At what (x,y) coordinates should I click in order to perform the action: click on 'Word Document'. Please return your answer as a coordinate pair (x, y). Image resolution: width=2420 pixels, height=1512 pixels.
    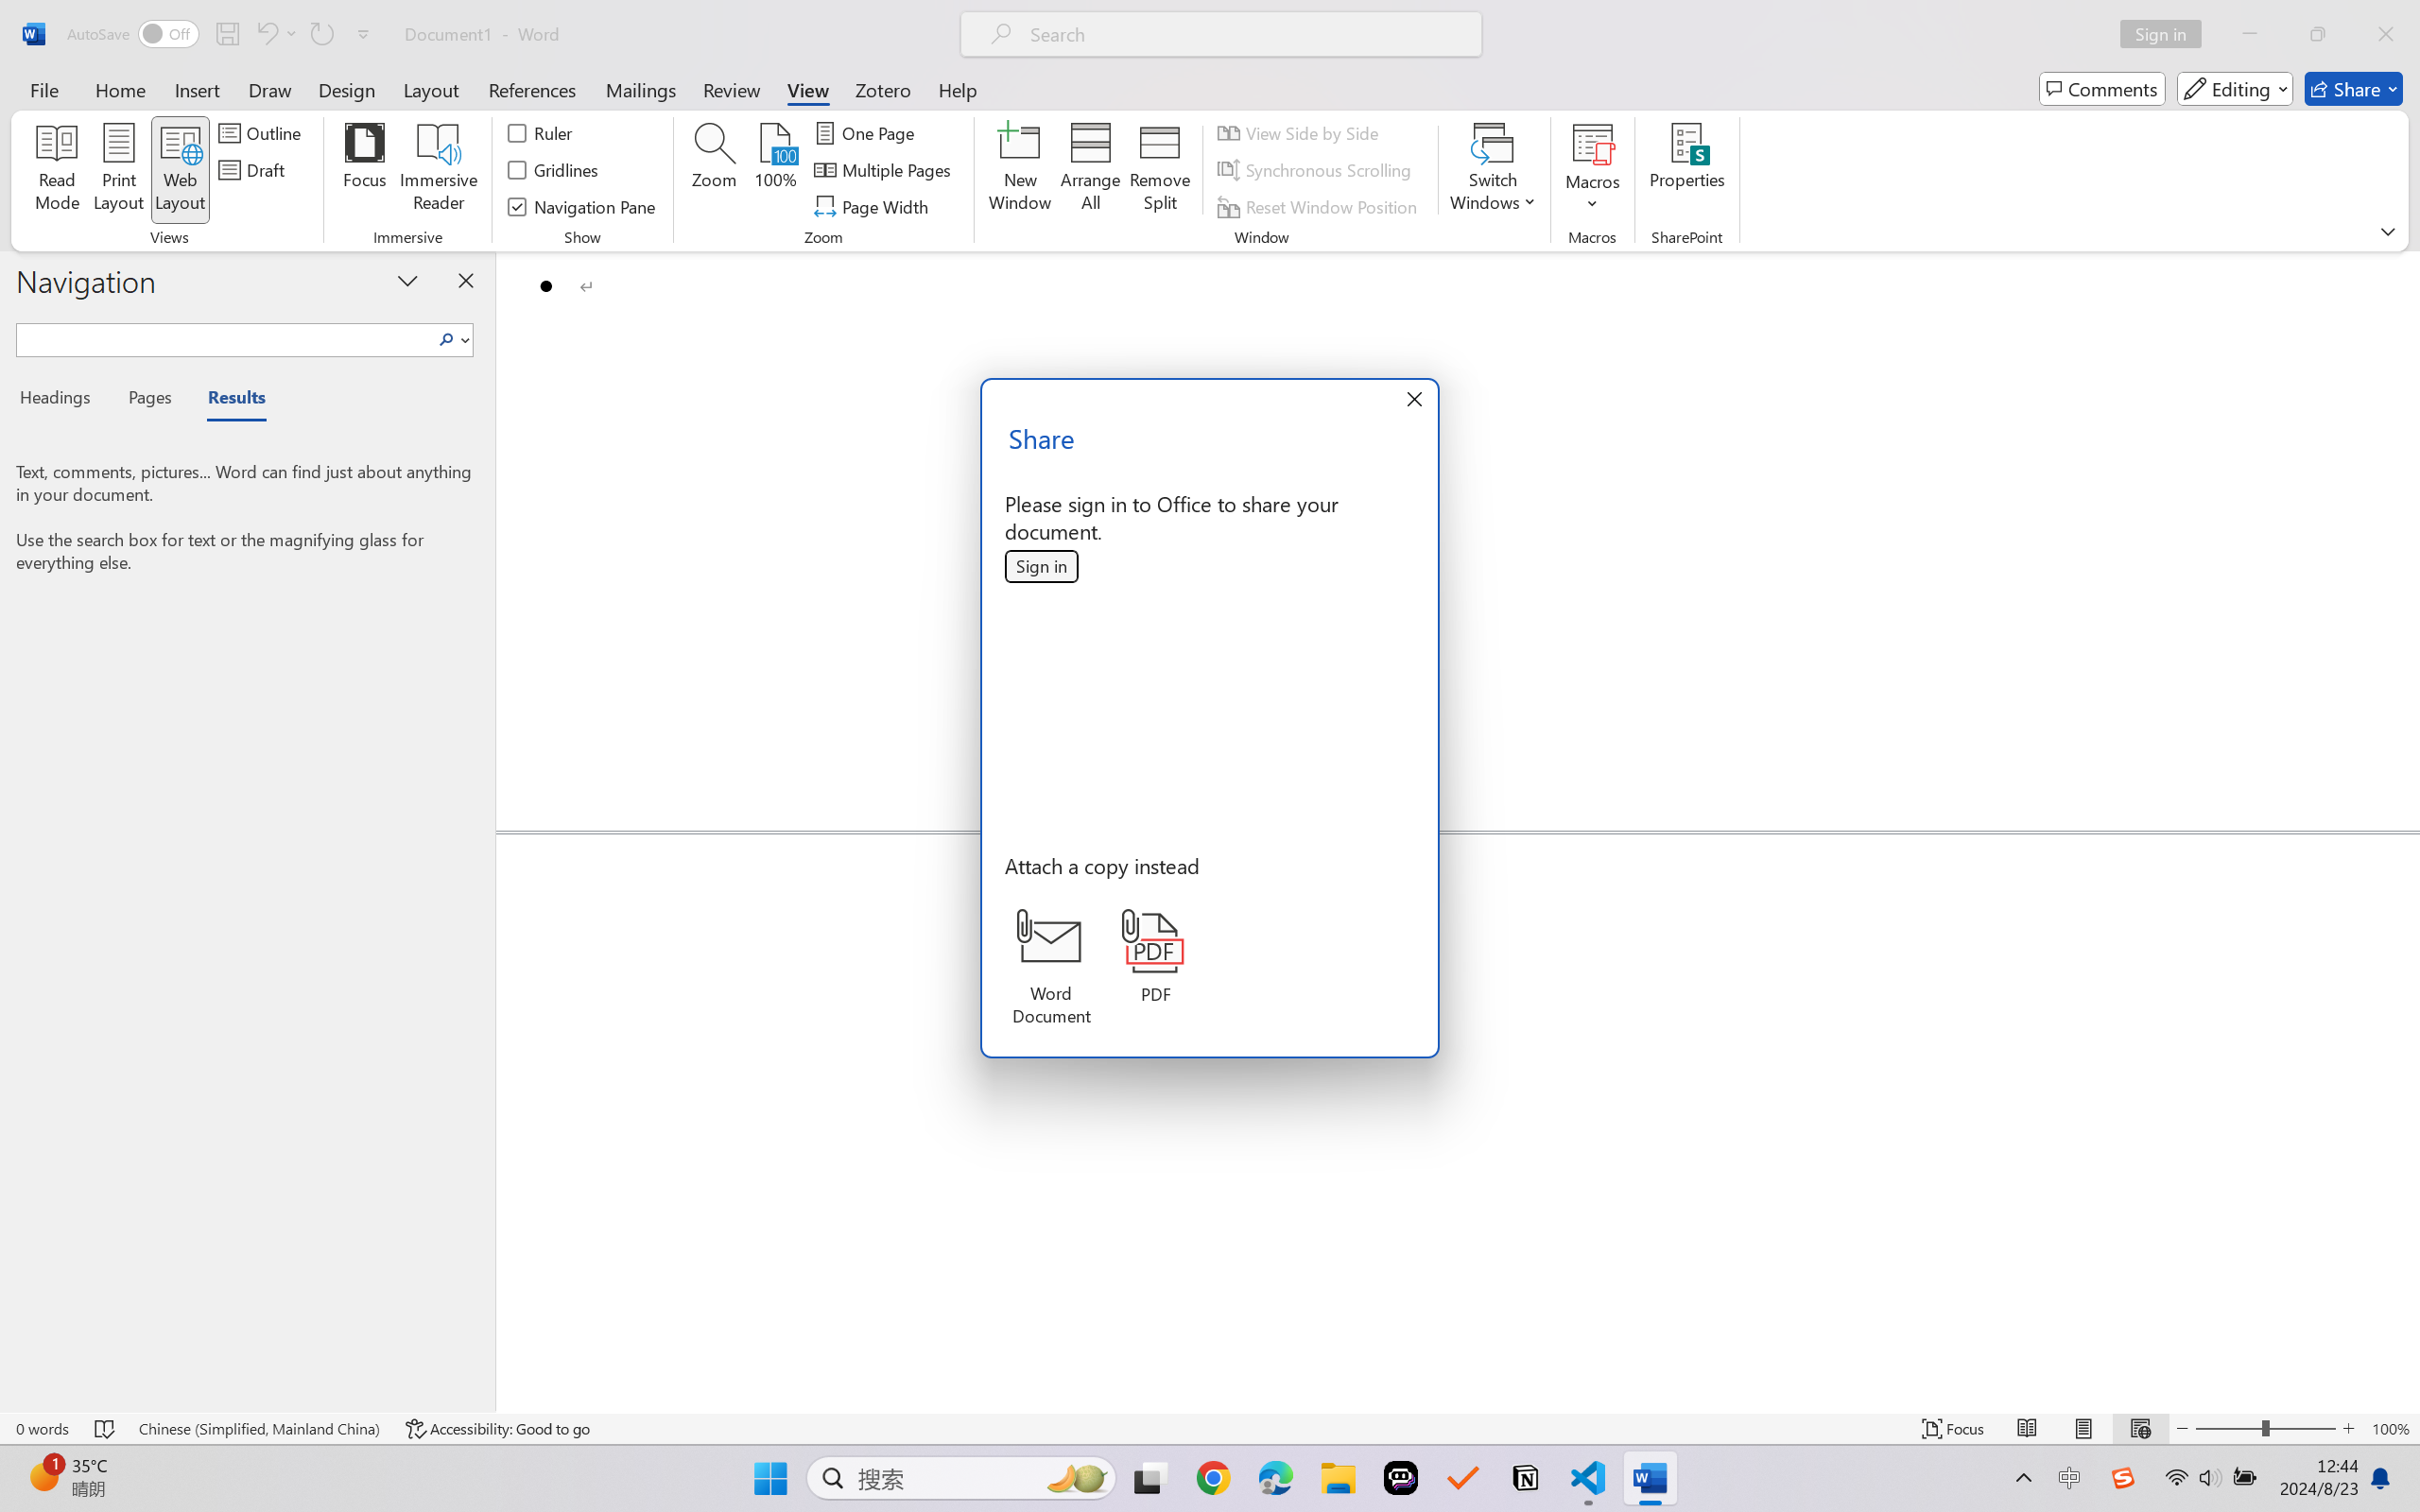
    Looking at the image, I should click on (1050, 967).